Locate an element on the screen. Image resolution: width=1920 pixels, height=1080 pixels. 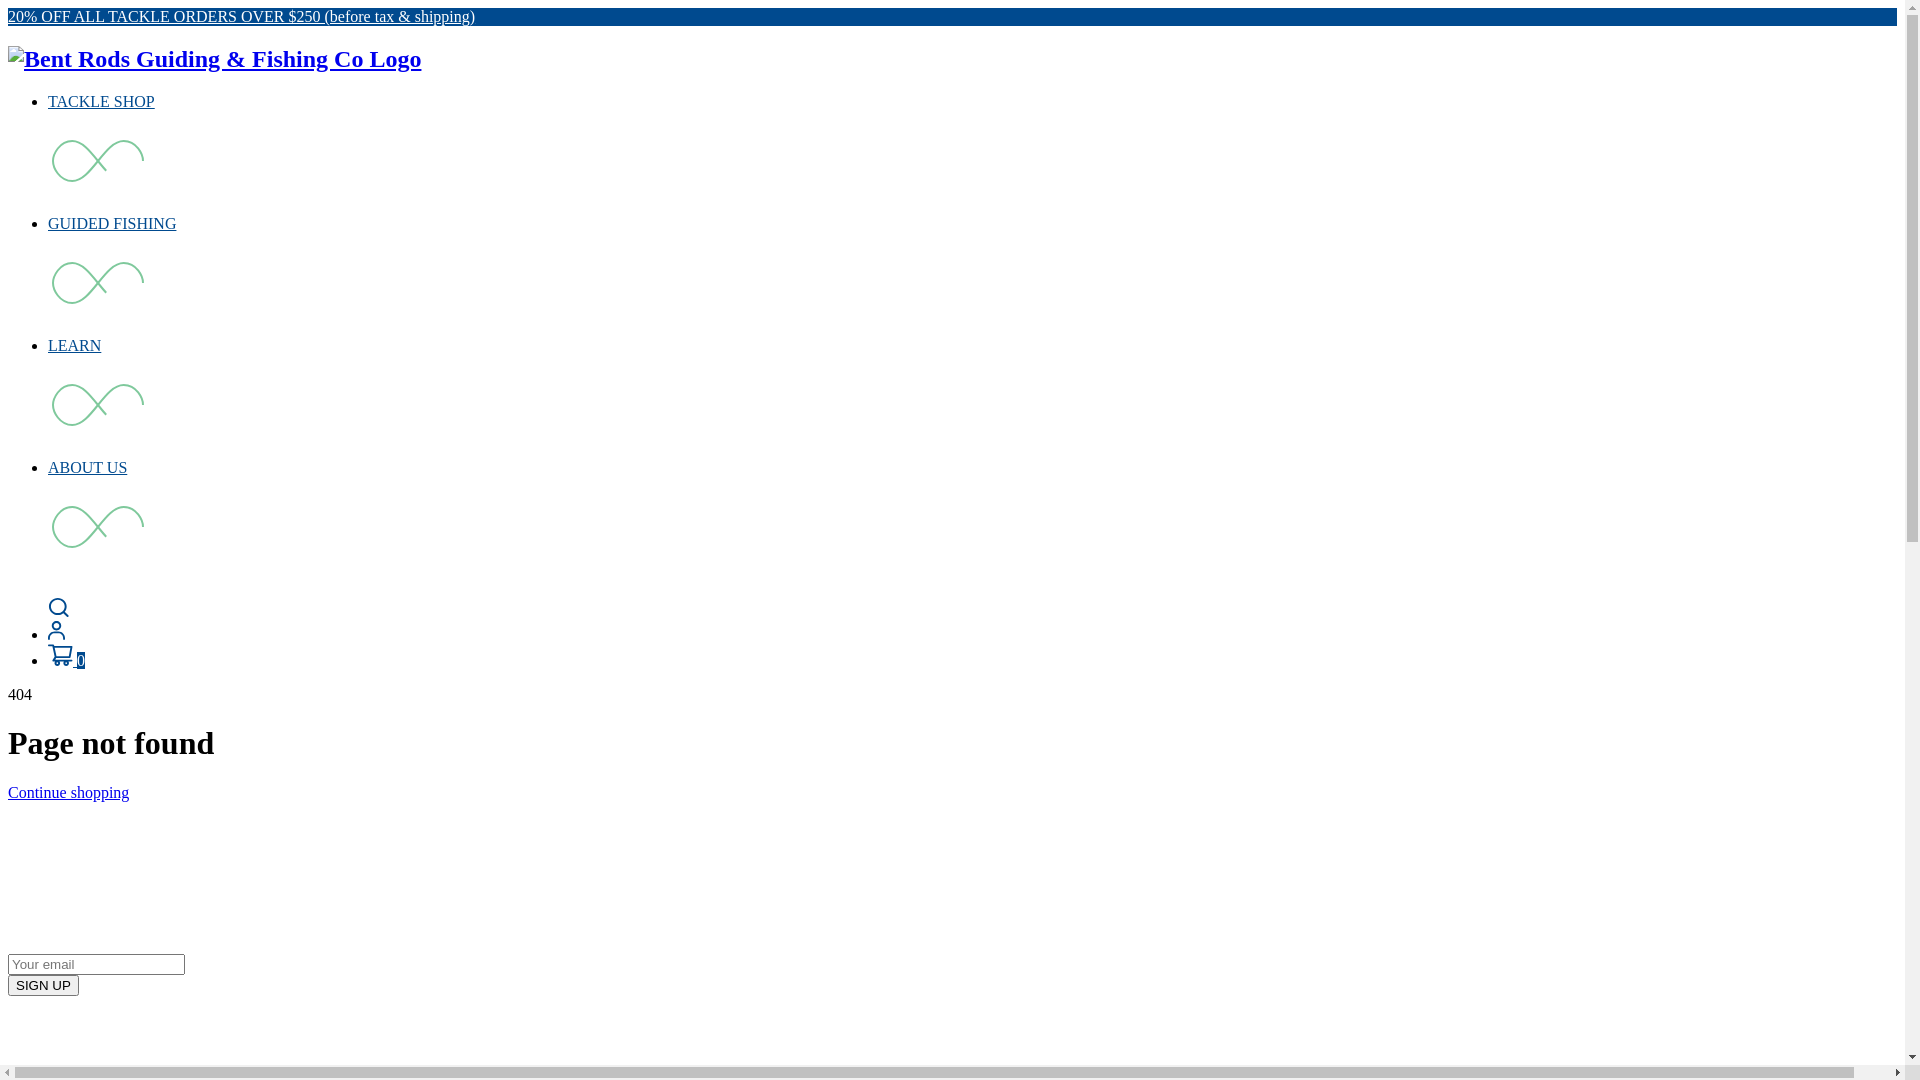
'GUIDED FISHING' is located at coordinates (48, 223).